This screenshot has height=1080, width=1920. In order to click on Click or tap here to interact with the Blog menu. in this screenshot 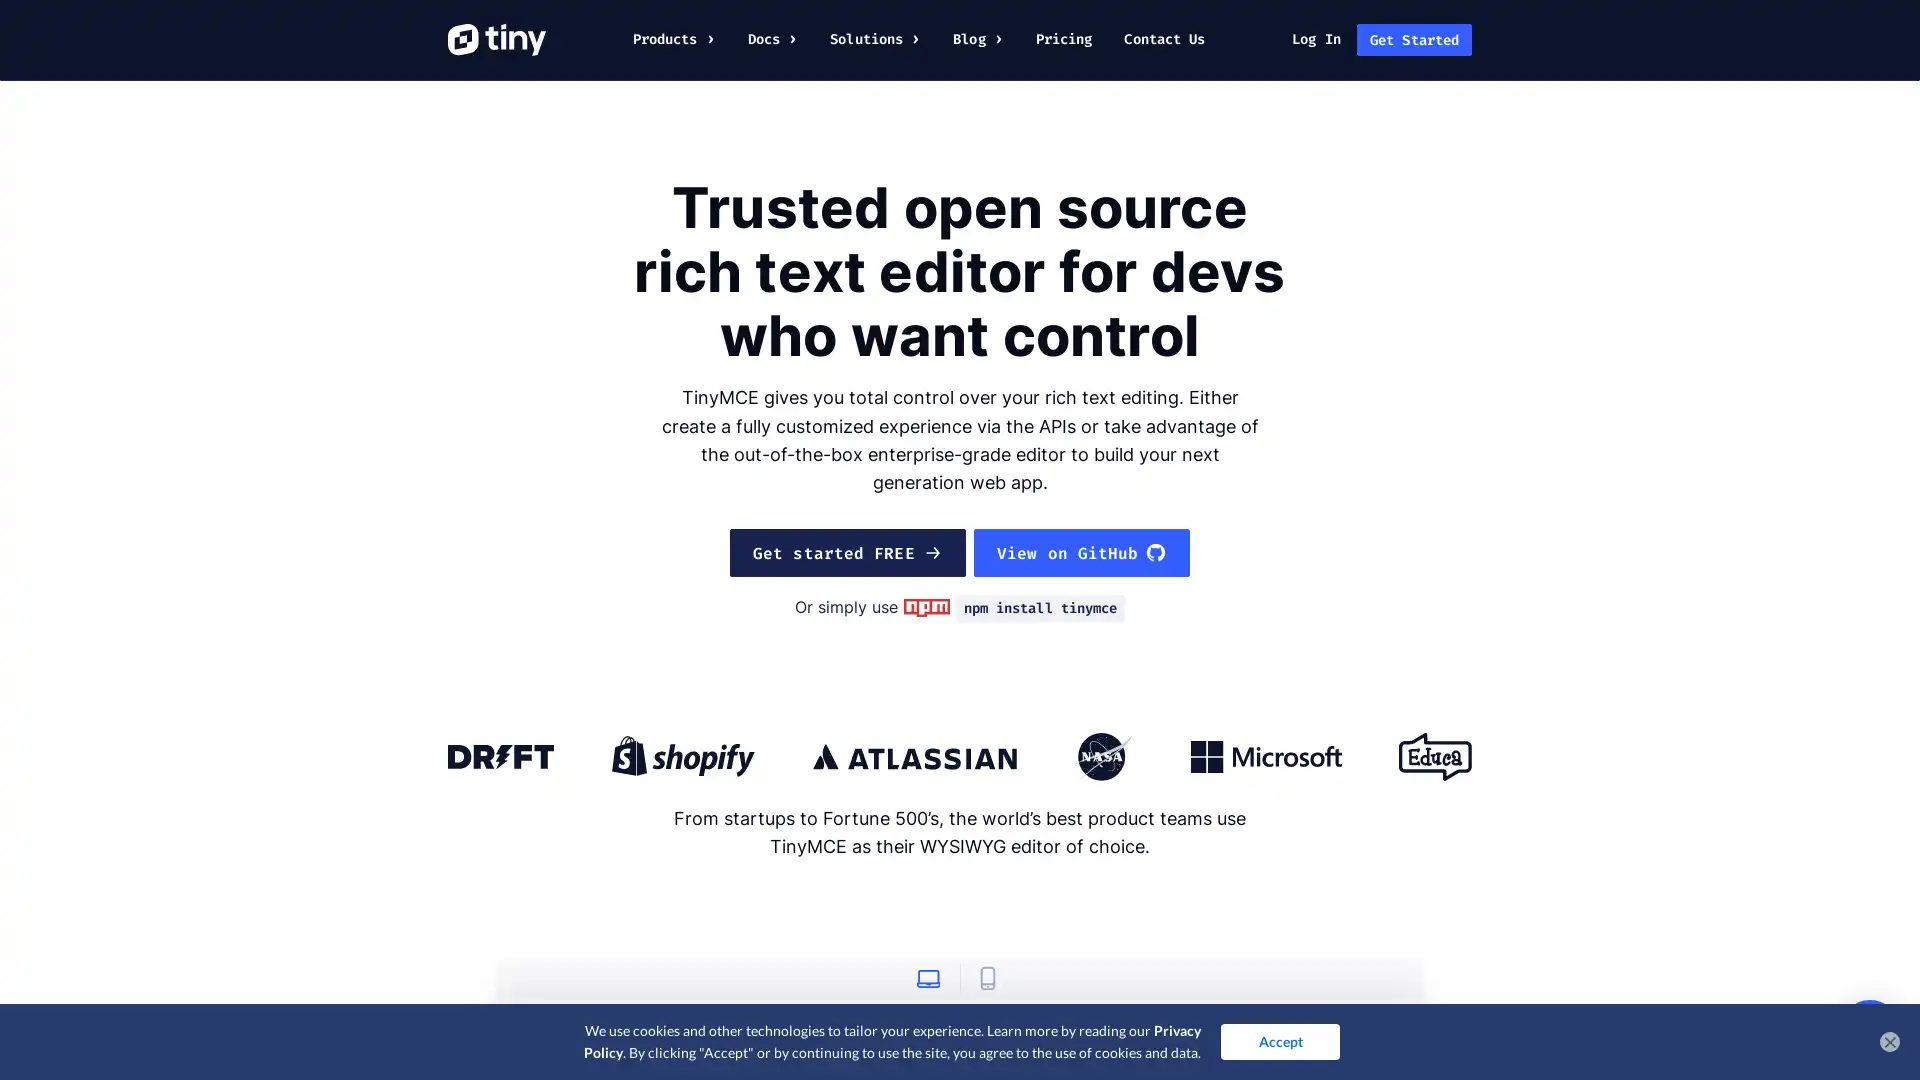, I will do `click(978, 39)`.